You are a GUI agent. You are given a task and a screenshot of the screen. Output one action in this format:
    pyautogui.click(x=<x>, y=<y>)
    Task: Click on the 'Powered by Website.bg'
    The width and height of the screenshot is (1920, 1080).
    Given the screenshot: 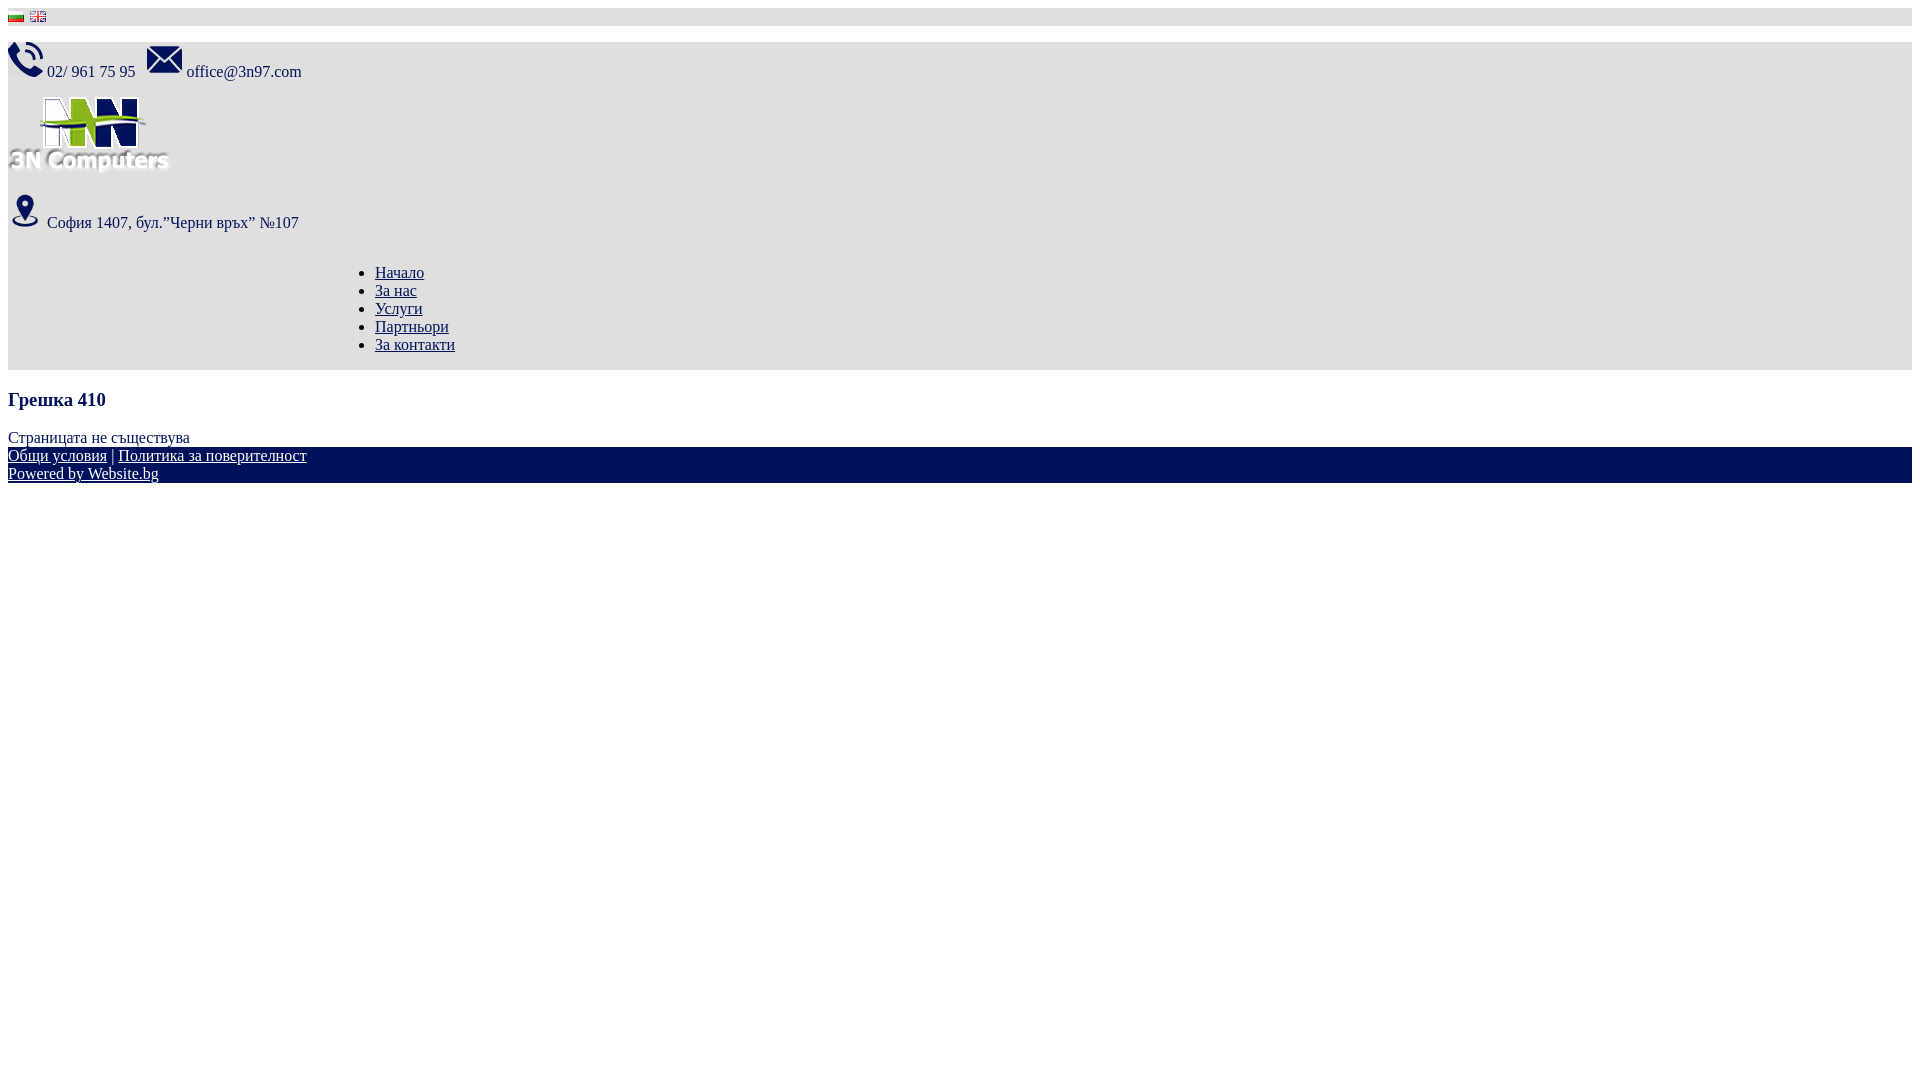 What is the action you would take?
    pyautogui.click(x=82, y=473)
    